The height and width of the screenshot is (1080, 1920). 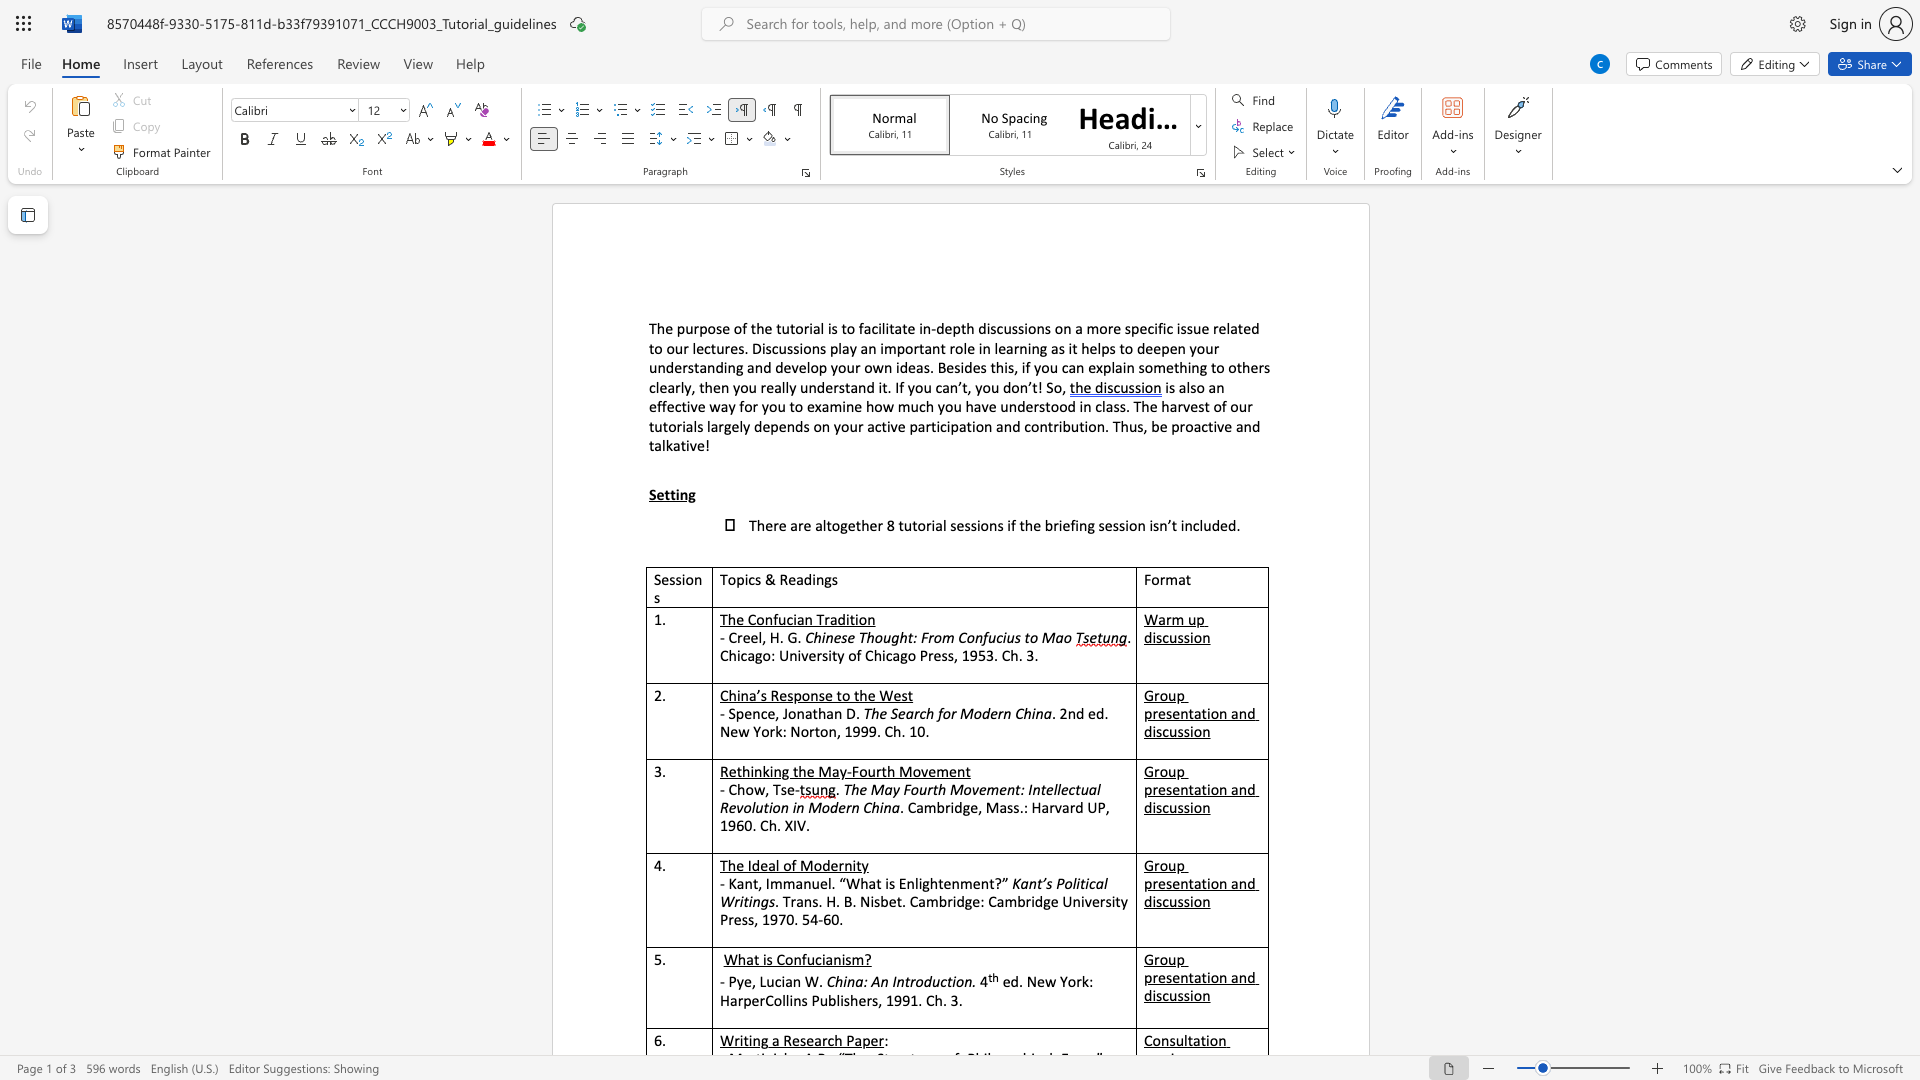 What do you see at coordinates (795, 579) in the screenshot?
I see `the subset text "adi" within the text "Topics & Readings"` at bounding box center [795, 579].